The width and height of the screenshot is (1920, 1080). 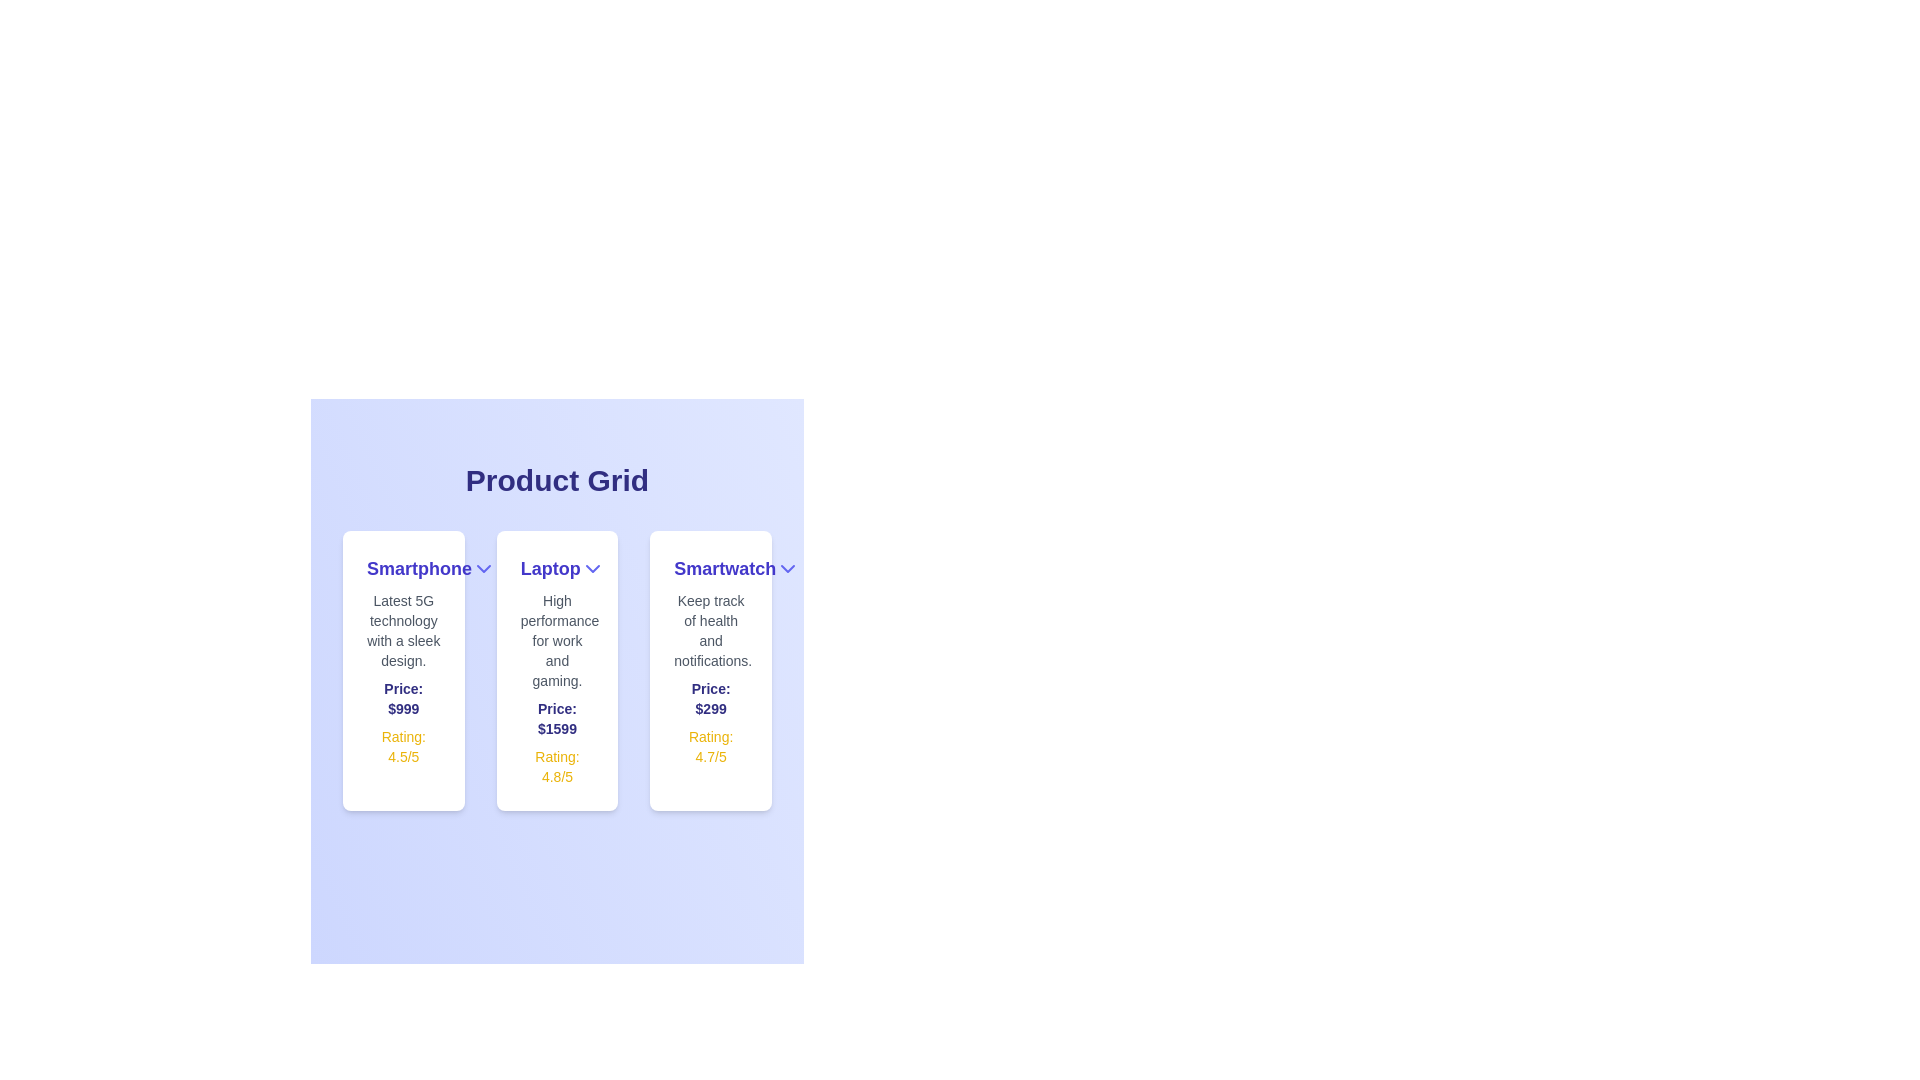 What do you see at coordinates (724, 569) in the screenshot?
I see `text displayed as the title or header of the smartwatch product card, which is located at the top of the third card in a horizontal row of three product cards` at bounding box center [724, 569].